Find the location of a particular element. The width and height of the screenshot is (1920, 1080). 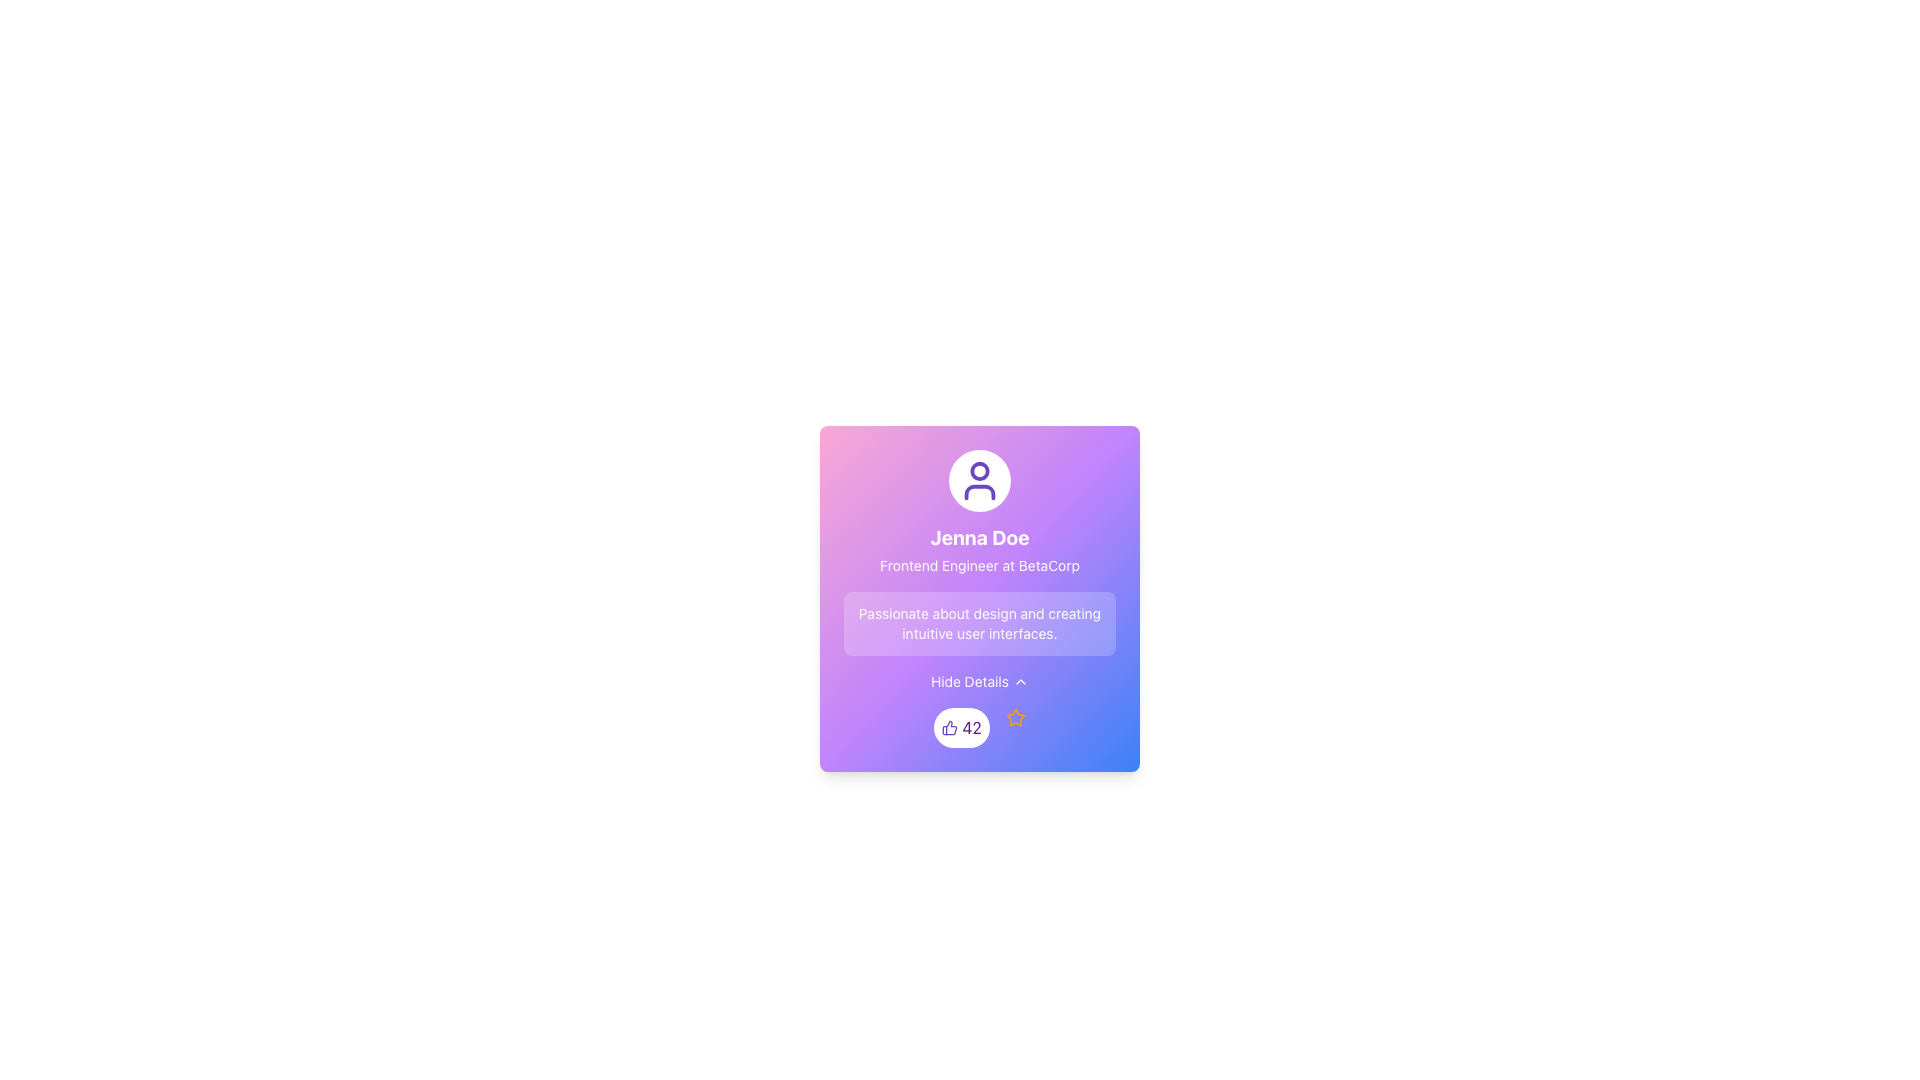

the star icon with a golden-orange outline located is located at coordinates (1015, 716).